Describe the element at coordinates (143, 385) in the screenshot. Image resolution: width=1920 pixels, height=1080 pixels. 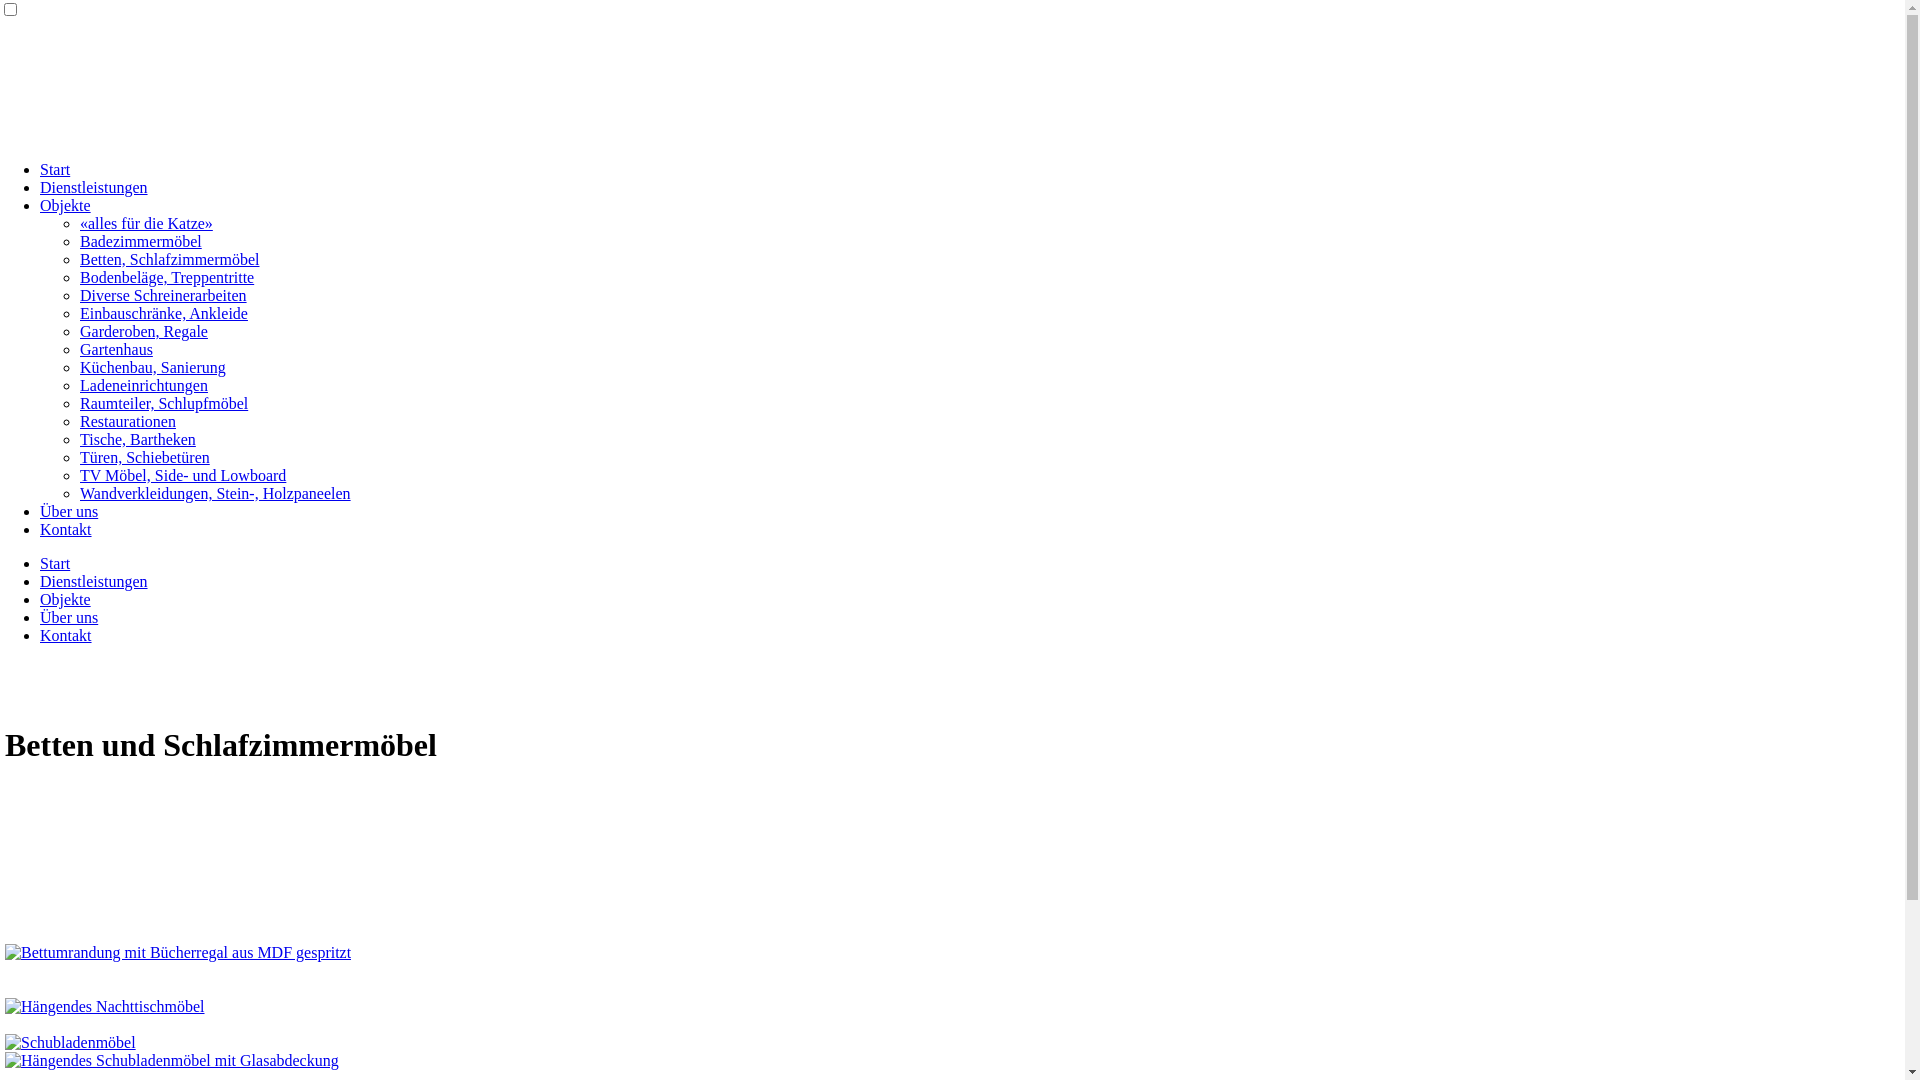
I see `'Ladeneinrichtungen'` at that location.